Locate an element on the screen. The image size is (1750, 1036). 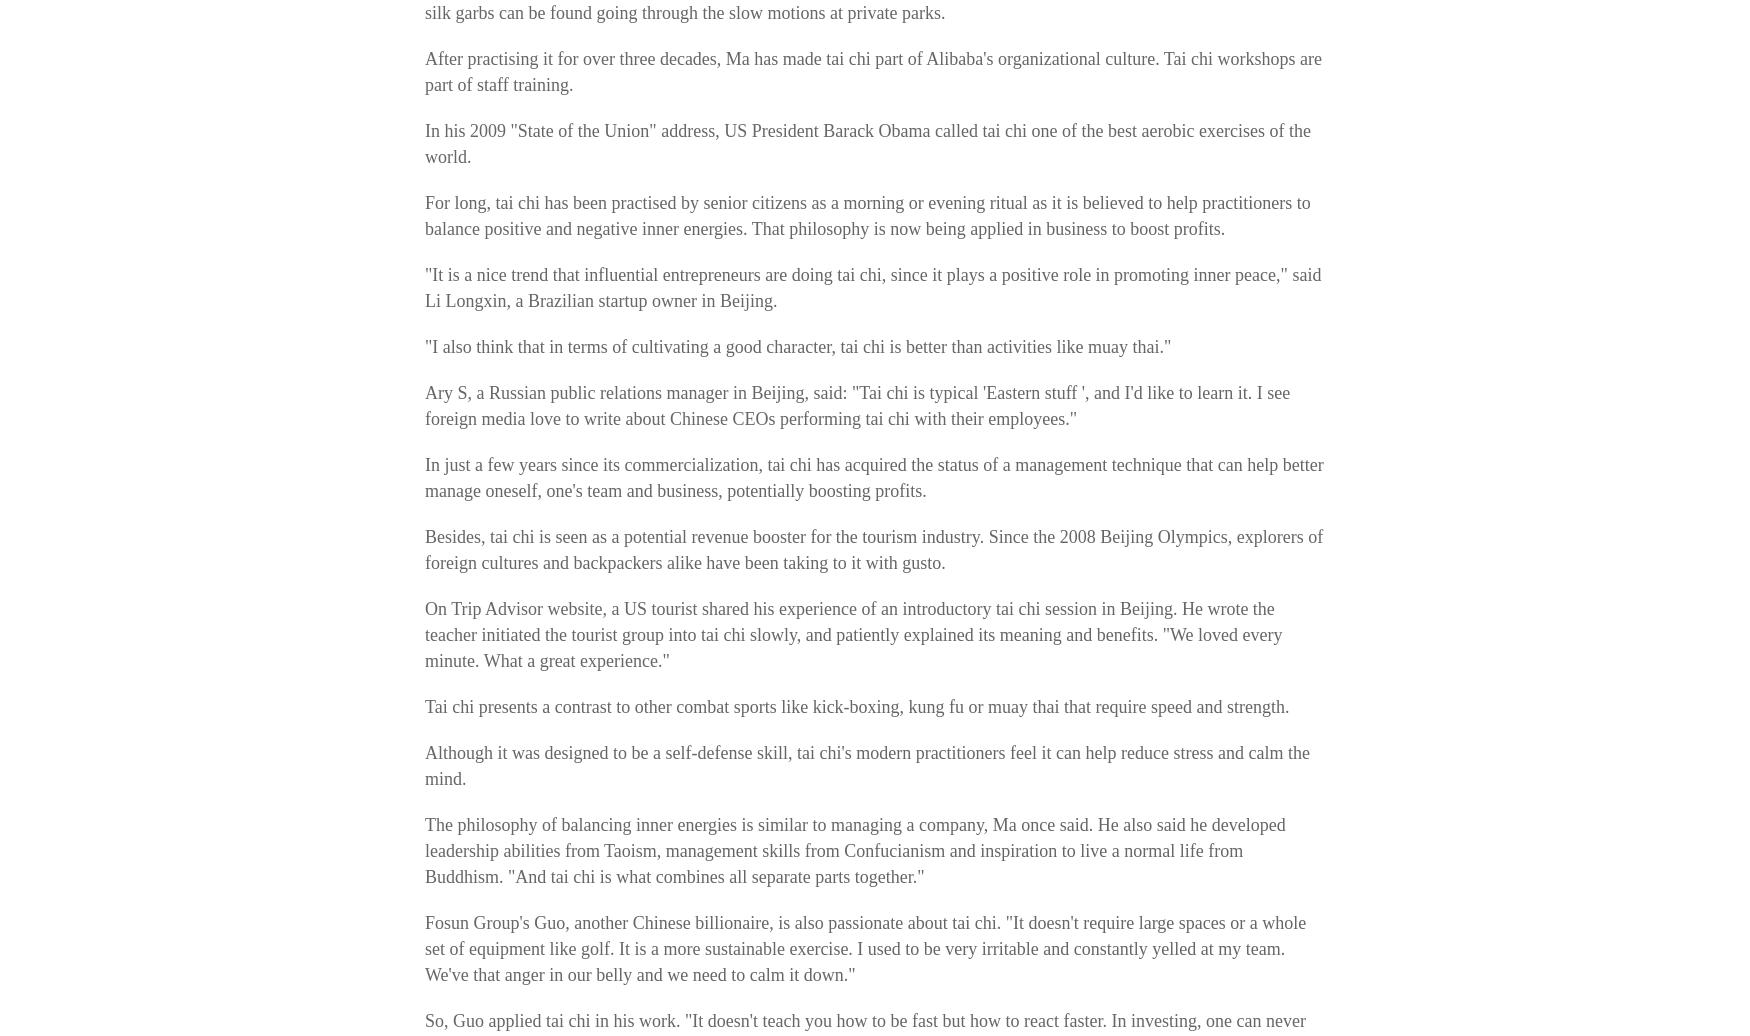
'The philosophy of balancing inner energies is similar to managing a company, Ma once said. He also said he developed leadership abilities from Taoism, management skills from Confucianism and inspiration to live a normal life from Buddhism. "And tai chi is what combines all separate parts together."' is located at coordinates (855, 850).